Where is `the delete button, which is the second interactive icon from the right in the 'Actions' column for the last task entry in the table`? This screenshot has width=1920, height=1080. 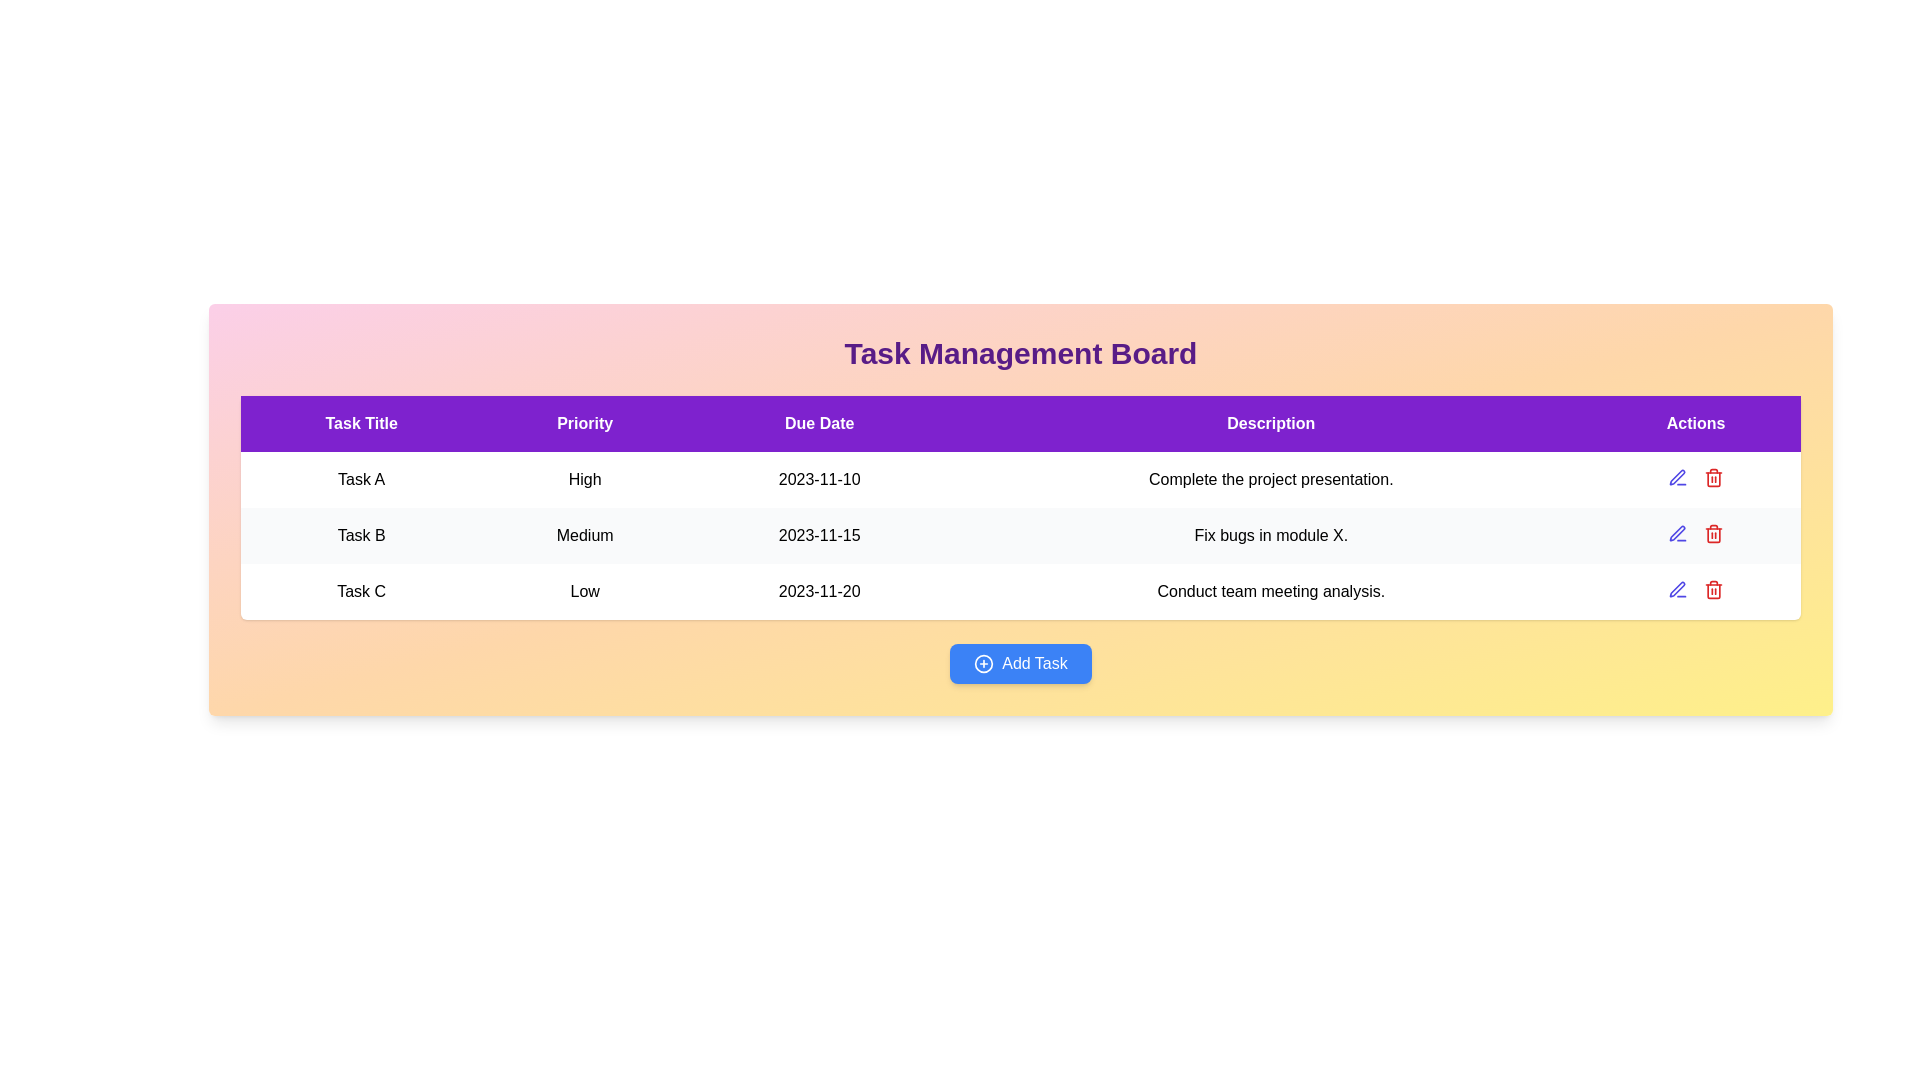 the delete button, which is the second interactive icon from the right in the 'Actions' column for the last task entry in the table is located at coordinates (1713, 589).